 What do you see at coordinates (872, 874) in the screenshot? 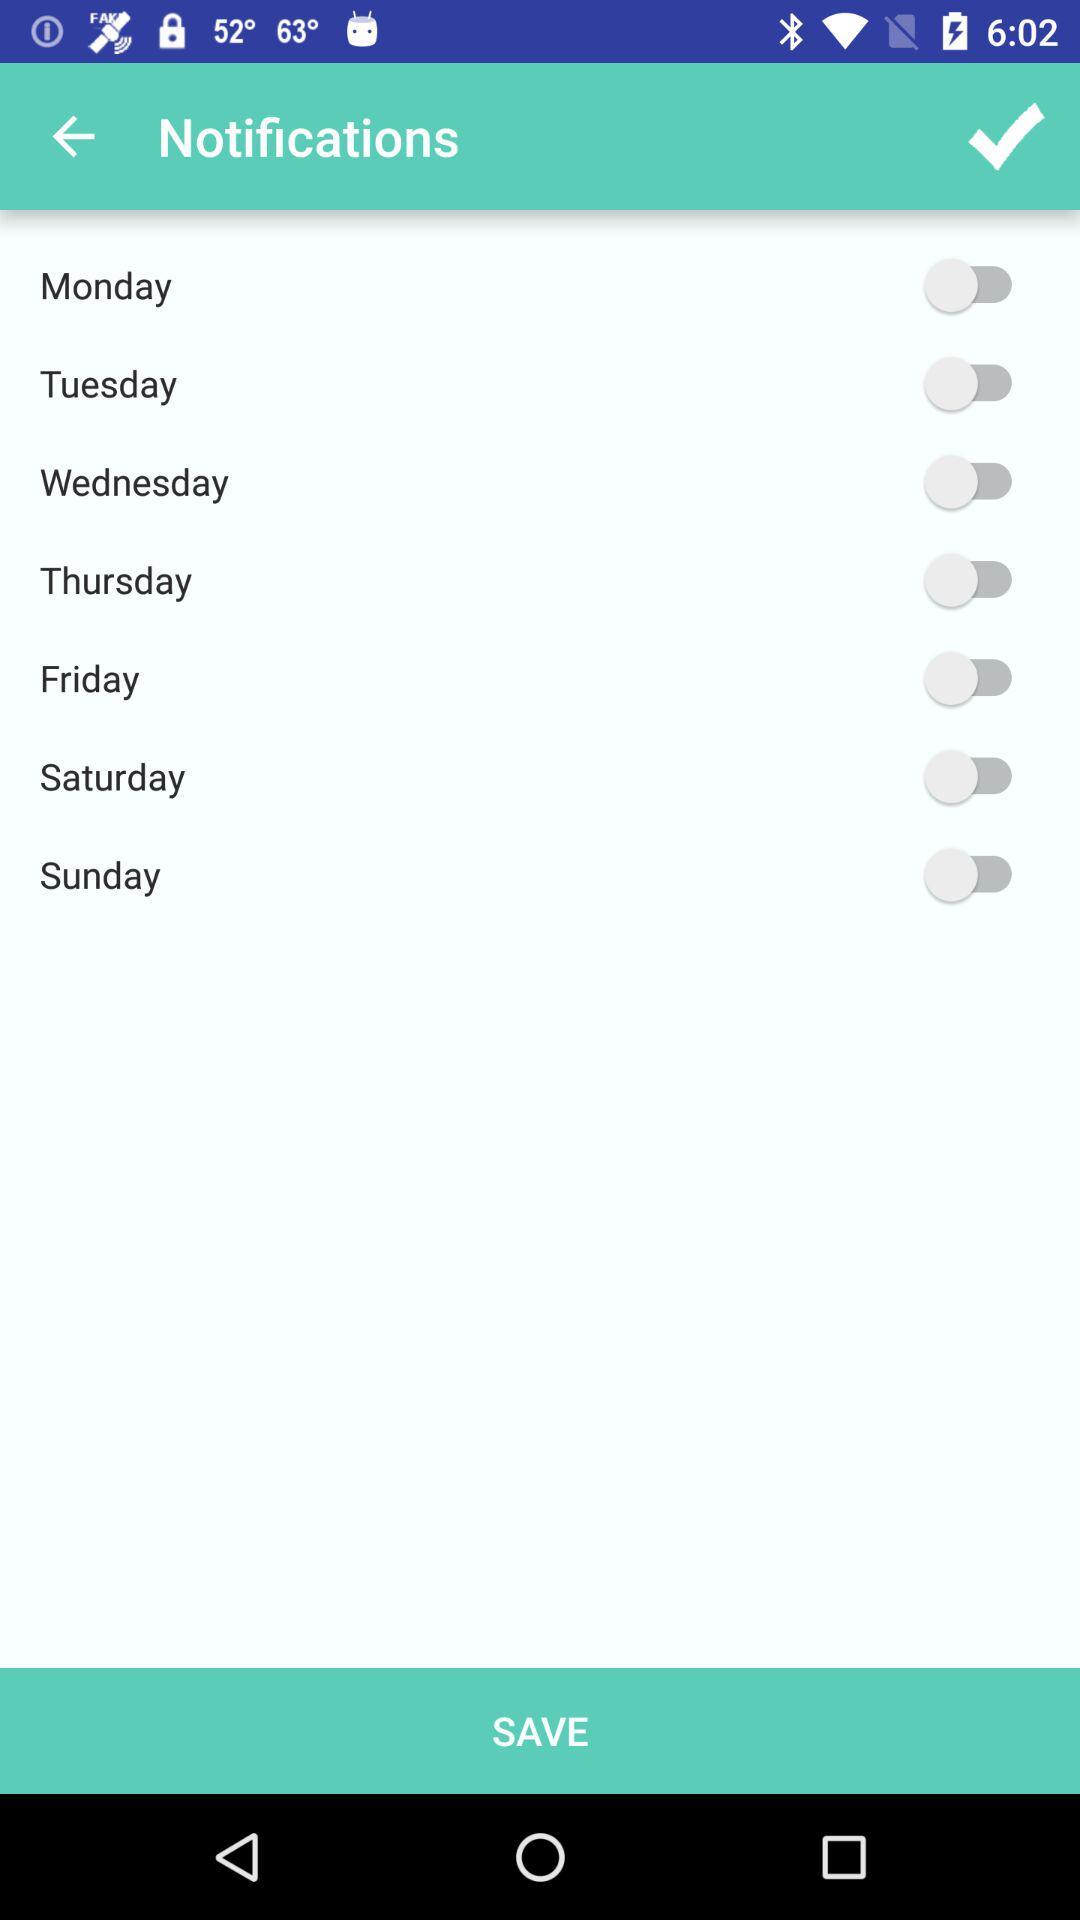
I see `the icon above save item` at bounding box center [872, 874].